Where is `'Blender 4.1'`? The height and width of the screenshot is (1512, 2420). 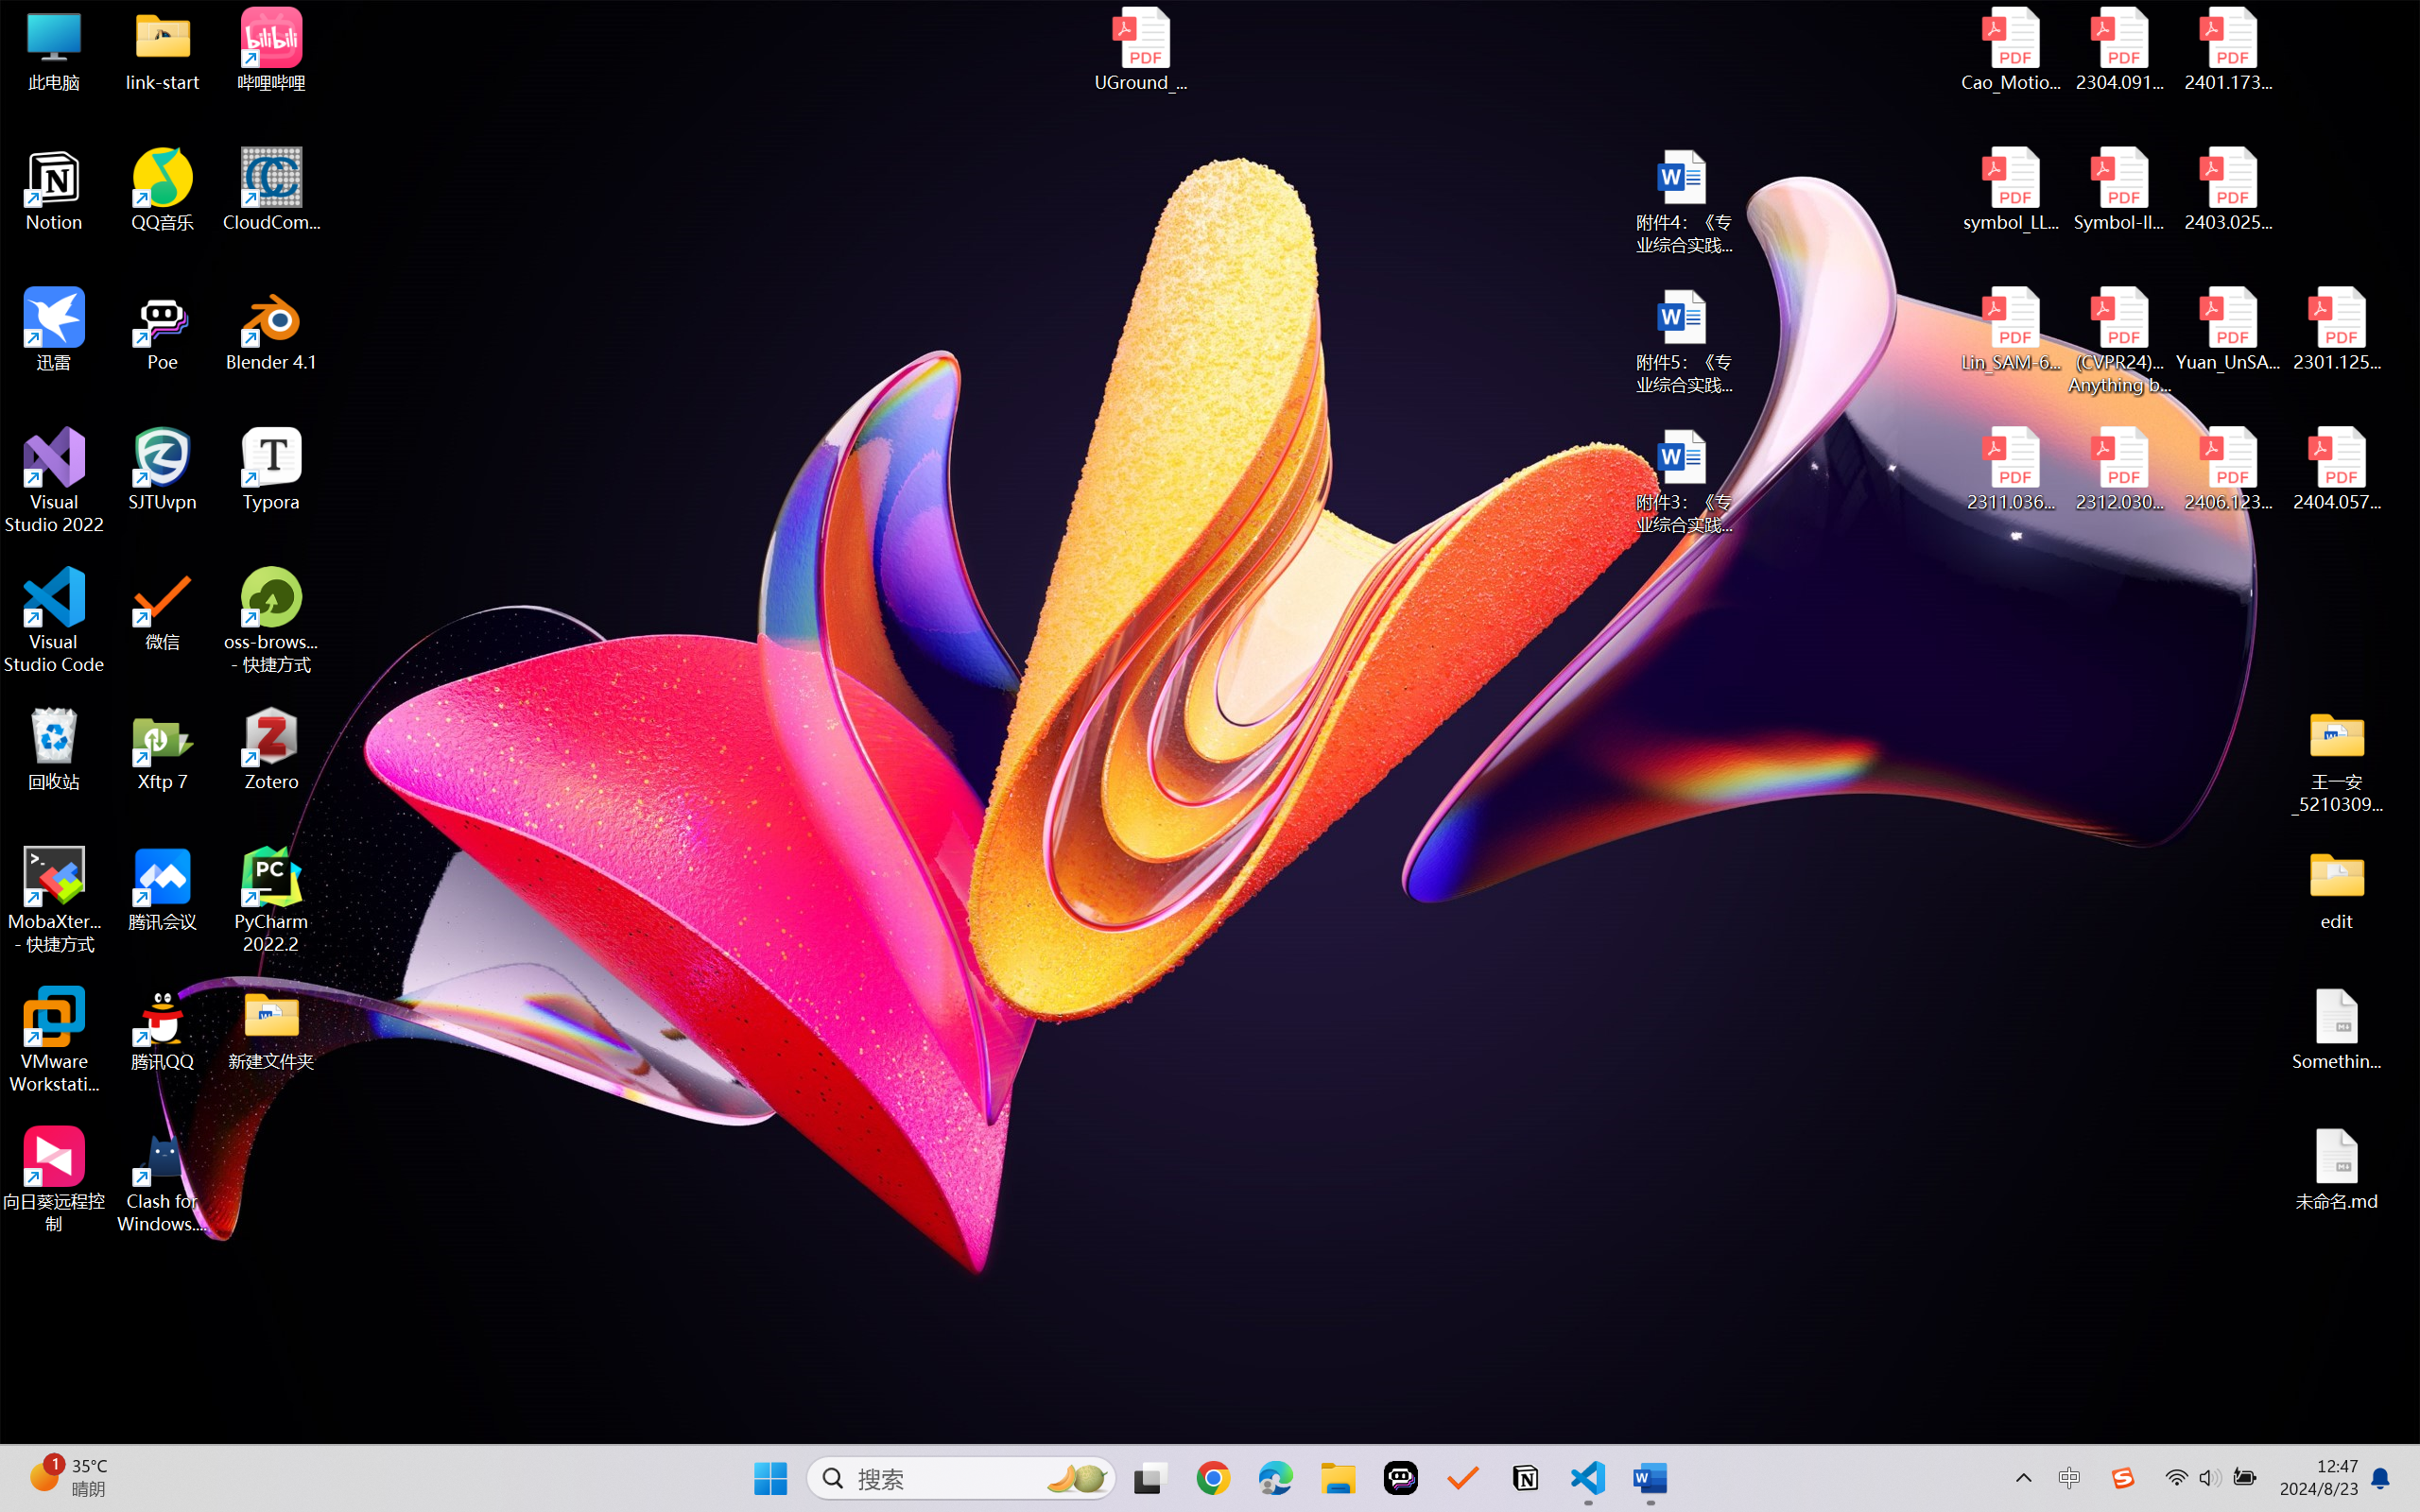
'Blender 4.1' is located at coordinates (271, 328).